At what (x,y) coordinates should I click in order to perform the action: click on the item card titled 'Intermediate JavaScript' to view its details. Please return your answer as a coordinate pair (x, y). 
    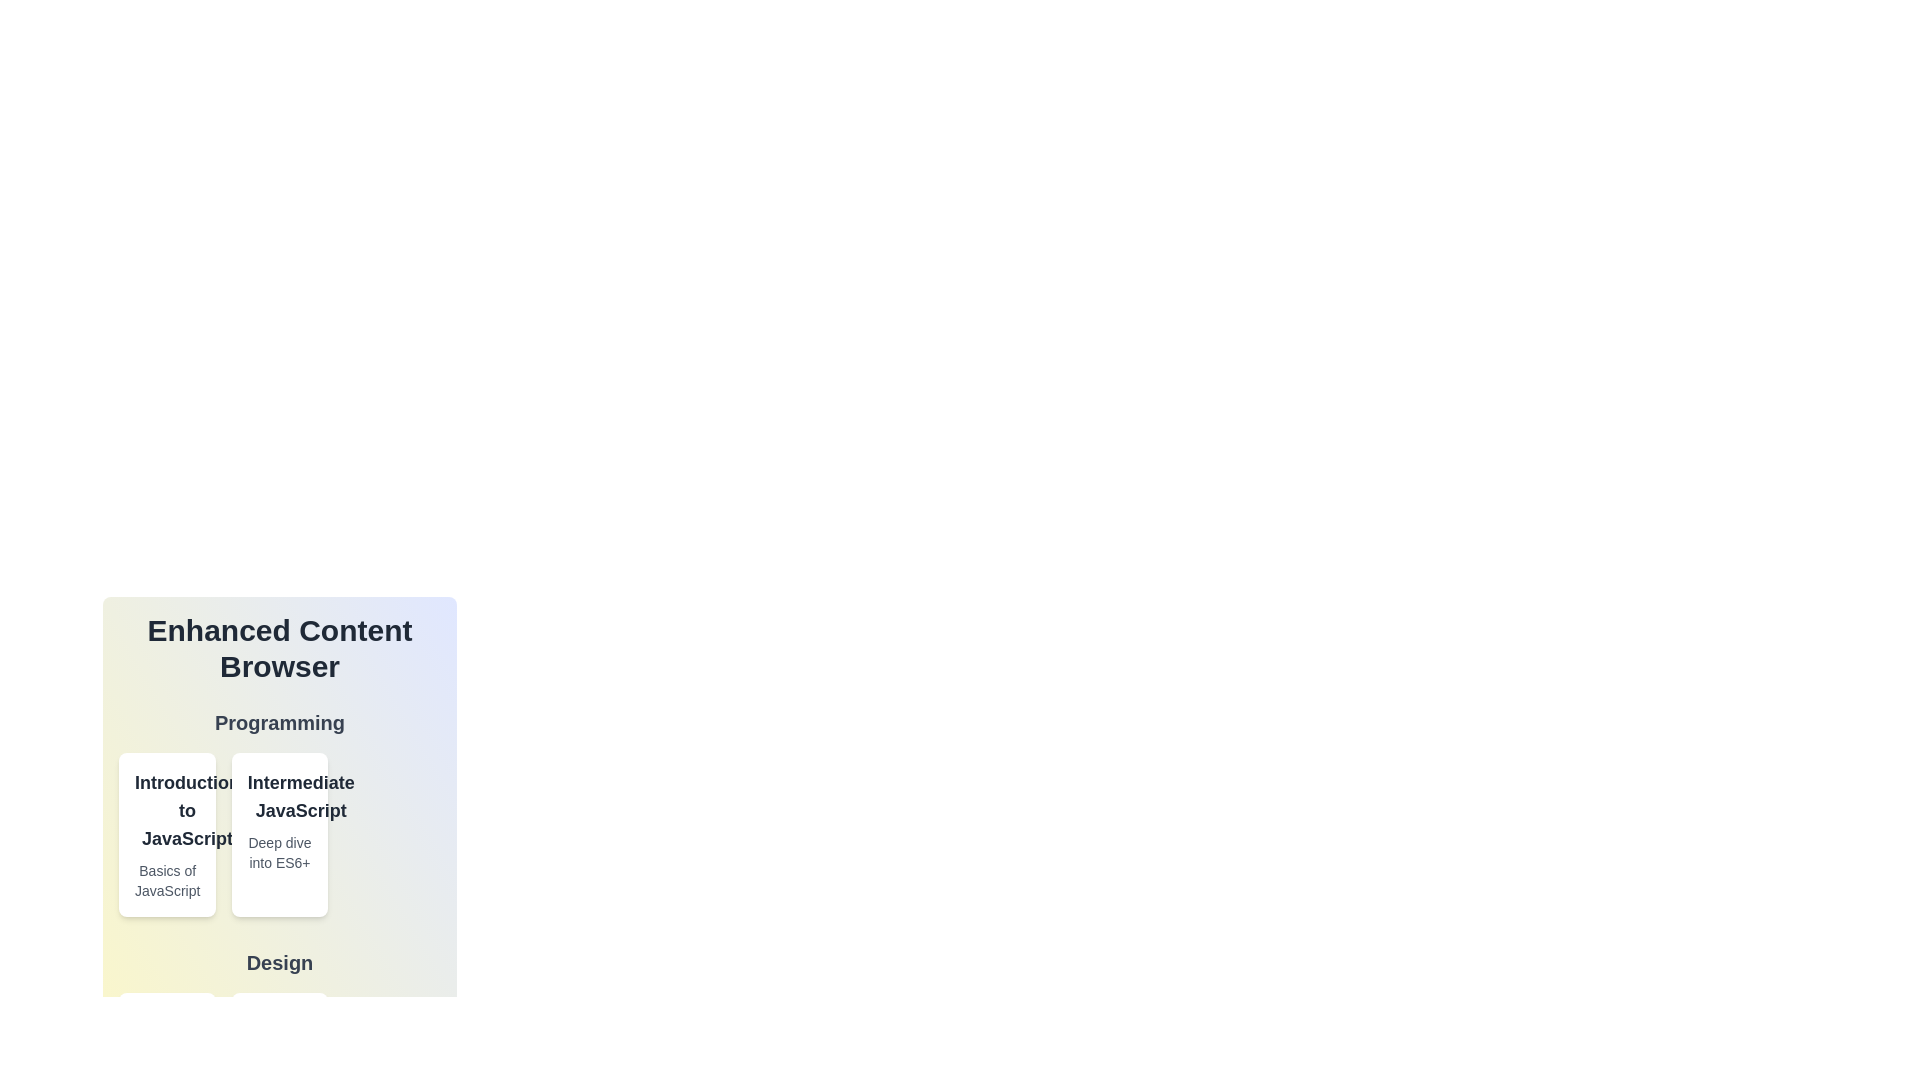
    Looking at the image, I should click on (300, 796).